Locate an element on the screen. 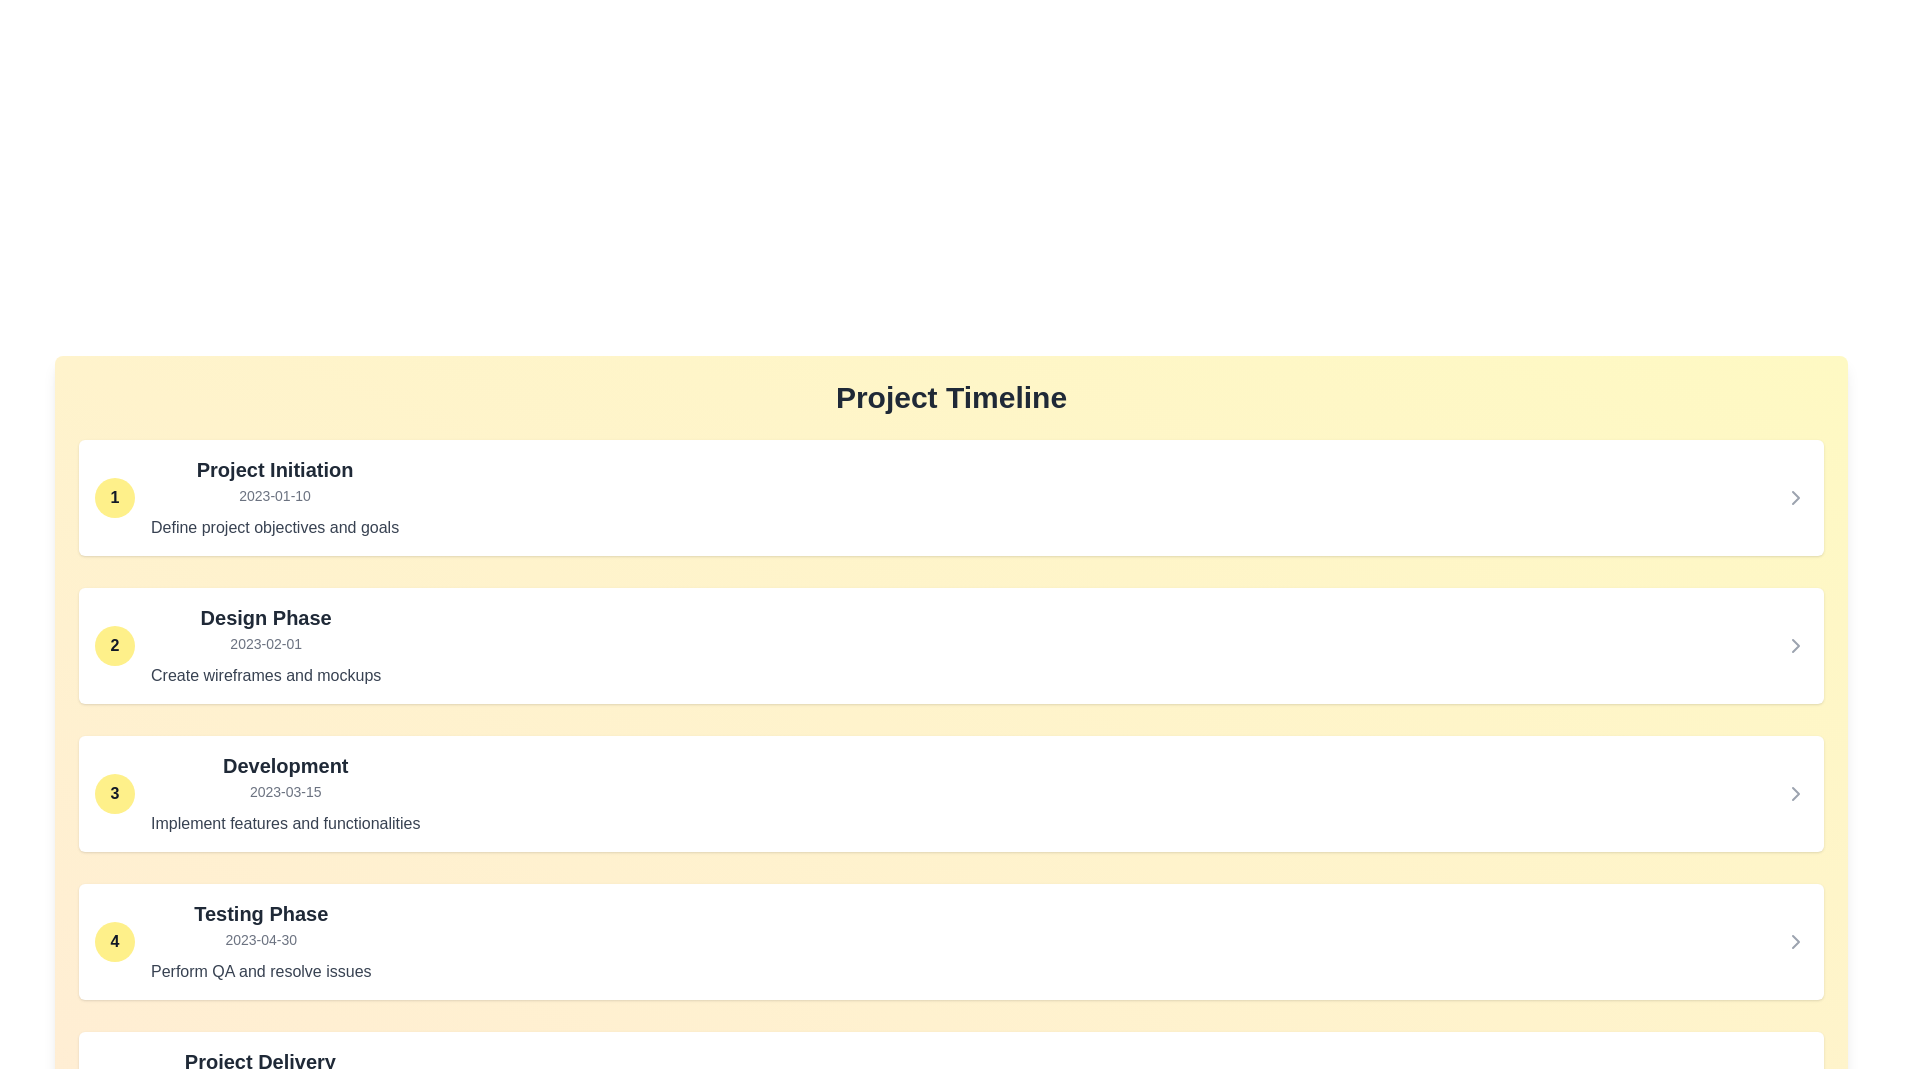 The width and height of the screenshot is (1920, 1080). the circular badge with a yellow background and a black number '4' in bold font, which represents the 'Testing Phase' step in the timeline is located at coordinates (114, 941).